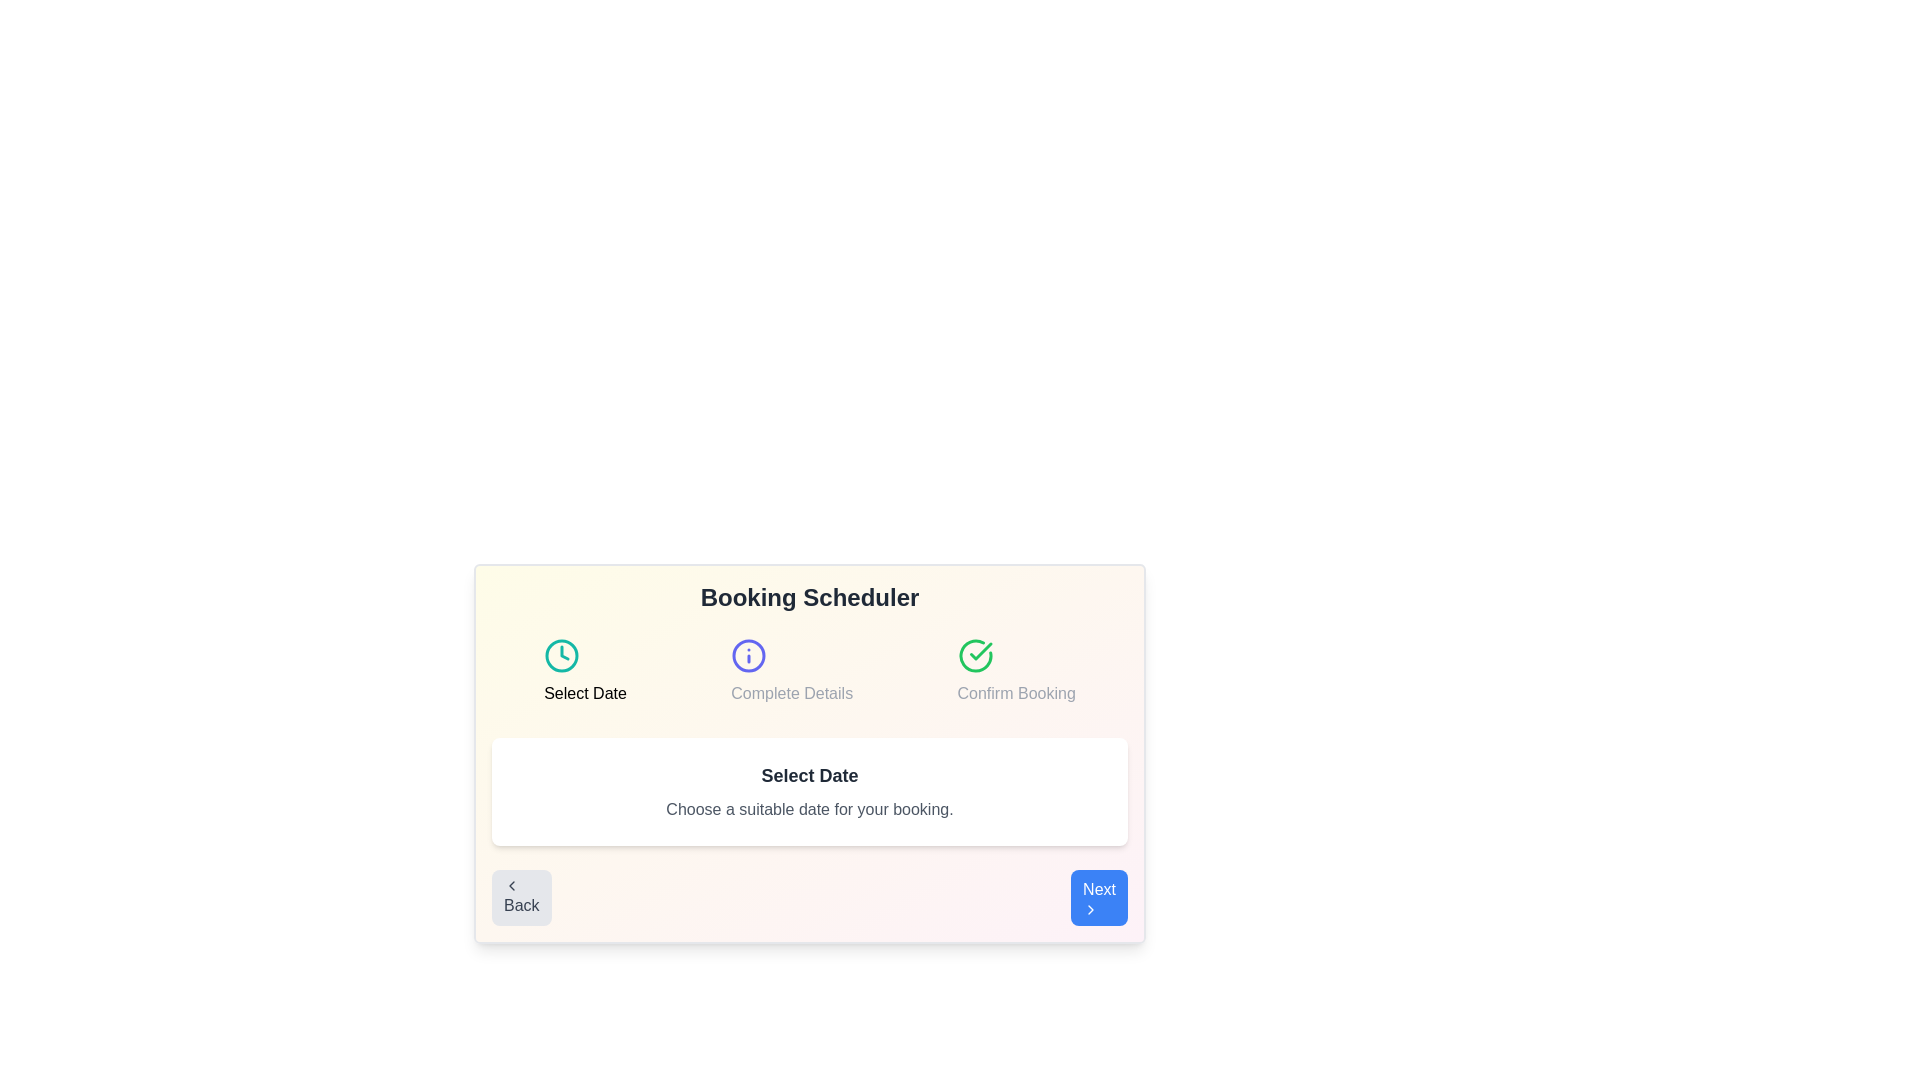  Describe the element at coordinates (1098, 897) in the screenshot. I see `the 'Next' button to proceed to the next step in the booking scheduler` at that location.